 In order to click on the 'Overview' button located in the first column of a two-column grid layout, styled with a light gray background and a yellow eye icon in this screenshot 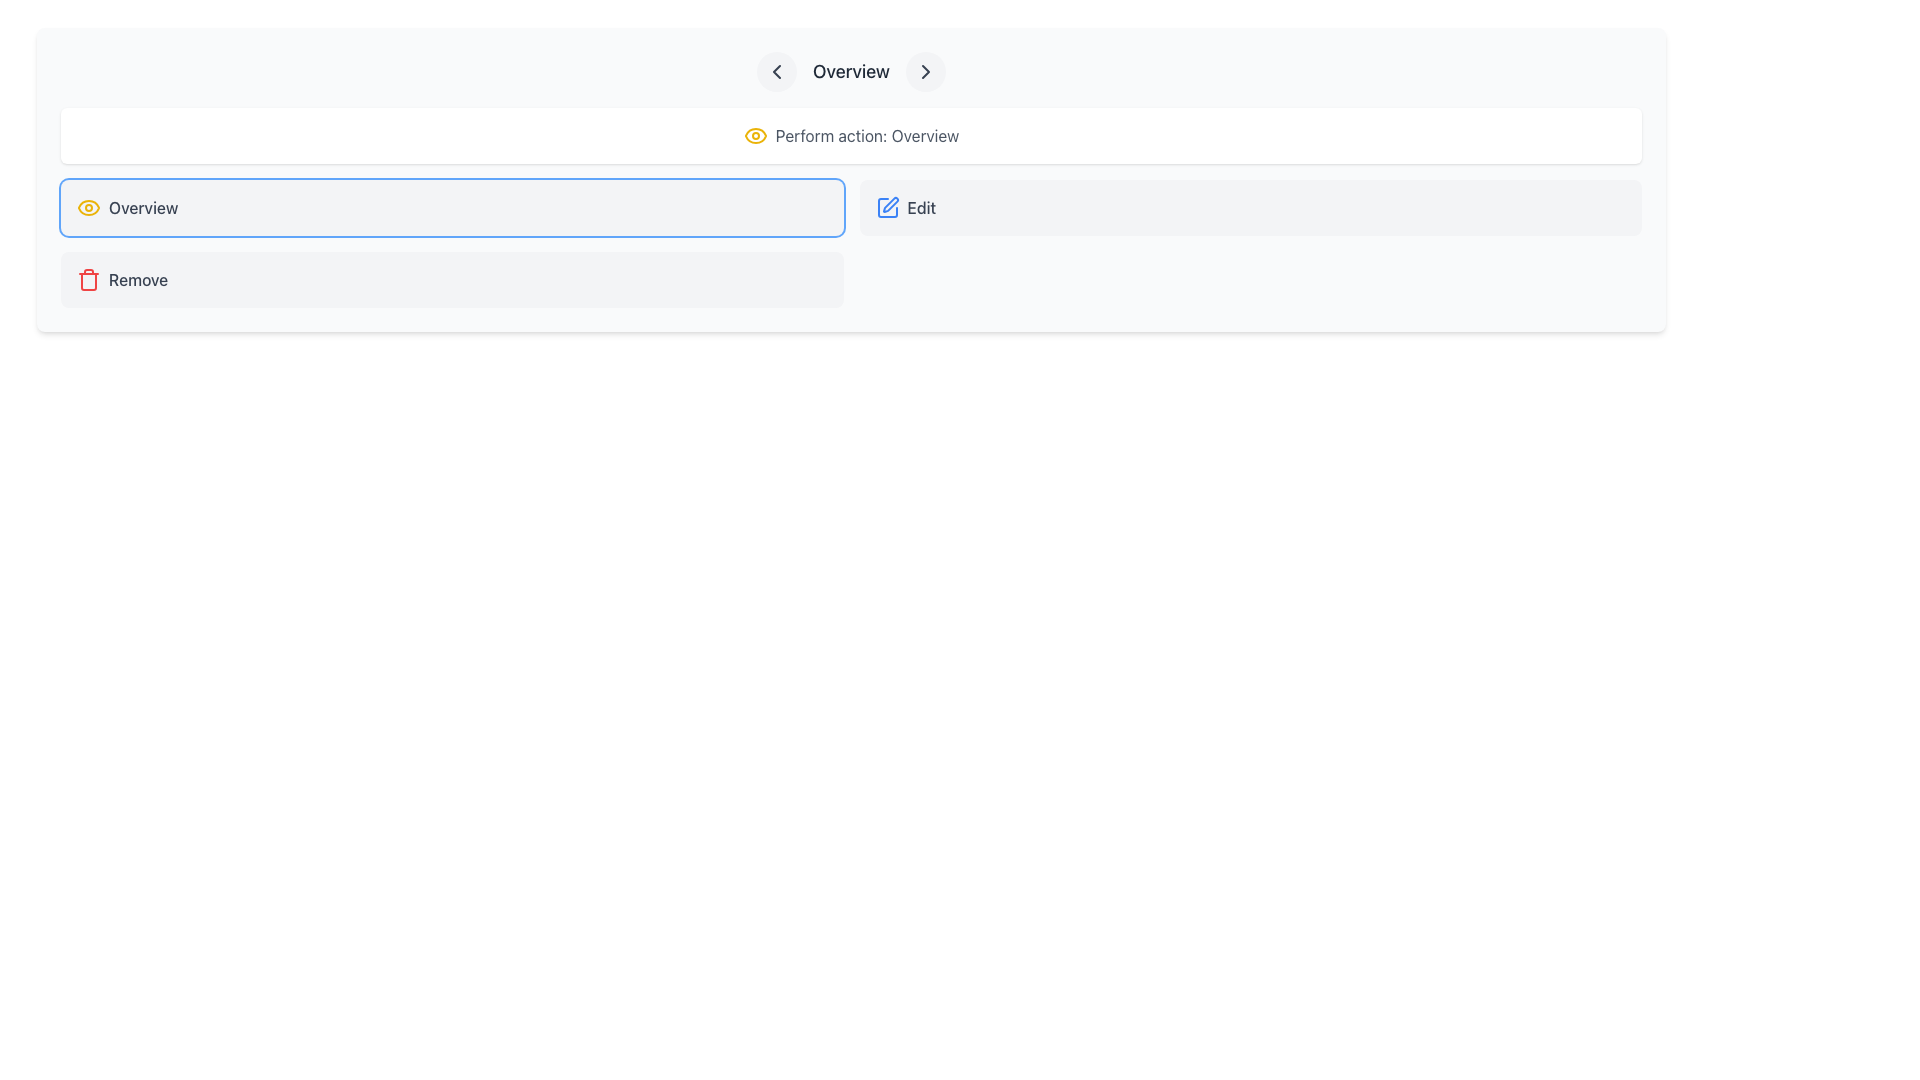, I will do `click(451, 208)`.